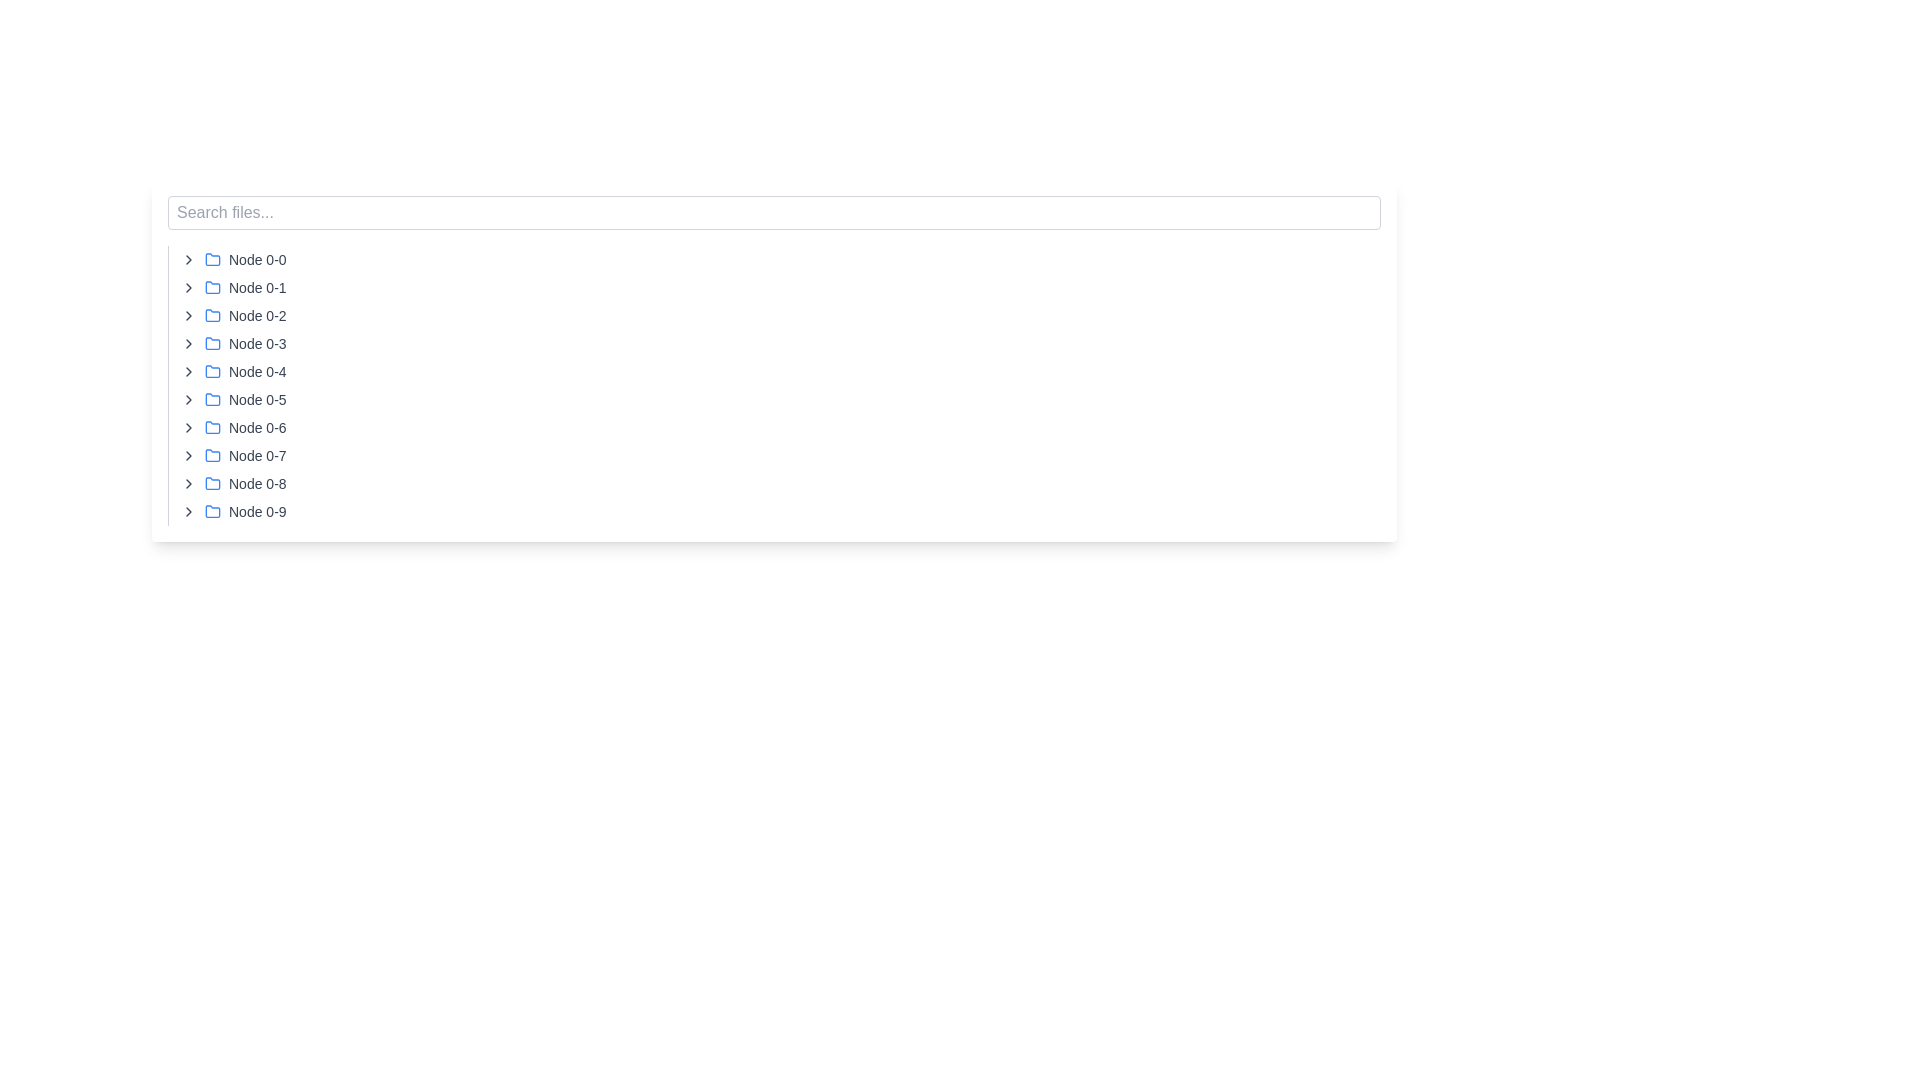 The image size is (1920, 1080). What do you see at coordinates (212, 288) in the screenshot?
I see `the folder icon with a blue outline that represents 'Node 0-1', located between the chevron icon and the text label` at bounding box center [212, 288].